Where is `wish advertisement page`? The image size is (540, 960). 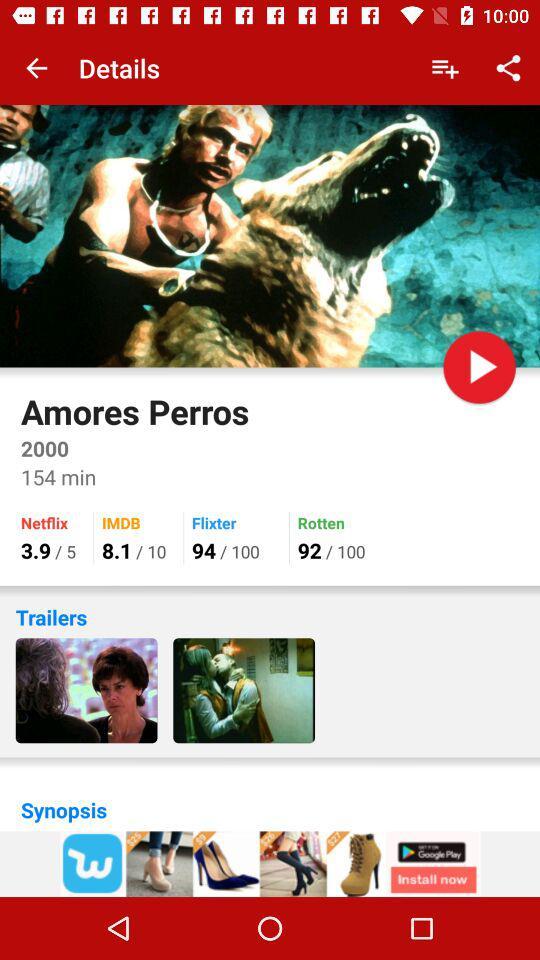 wish advertisement page is located at coordinates (270, 863).